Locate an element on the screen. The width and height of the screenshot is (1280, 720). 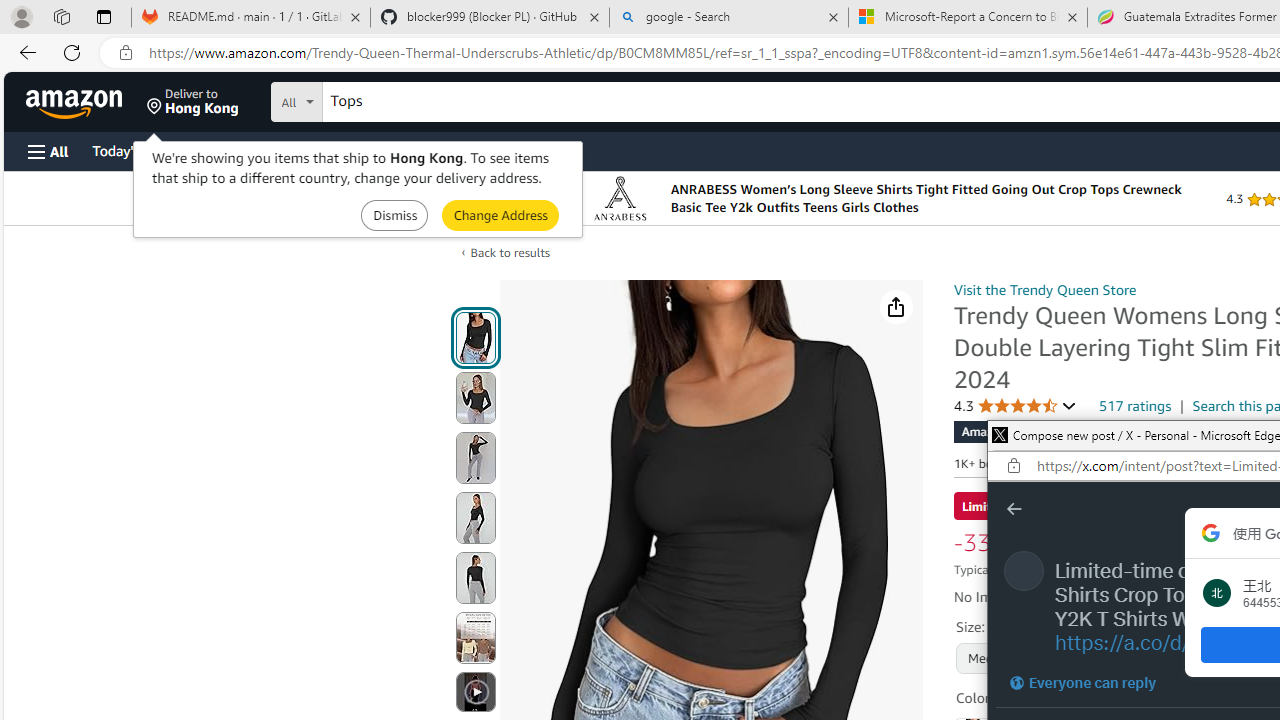
'Back to results' is located at coordinates (510, 251).